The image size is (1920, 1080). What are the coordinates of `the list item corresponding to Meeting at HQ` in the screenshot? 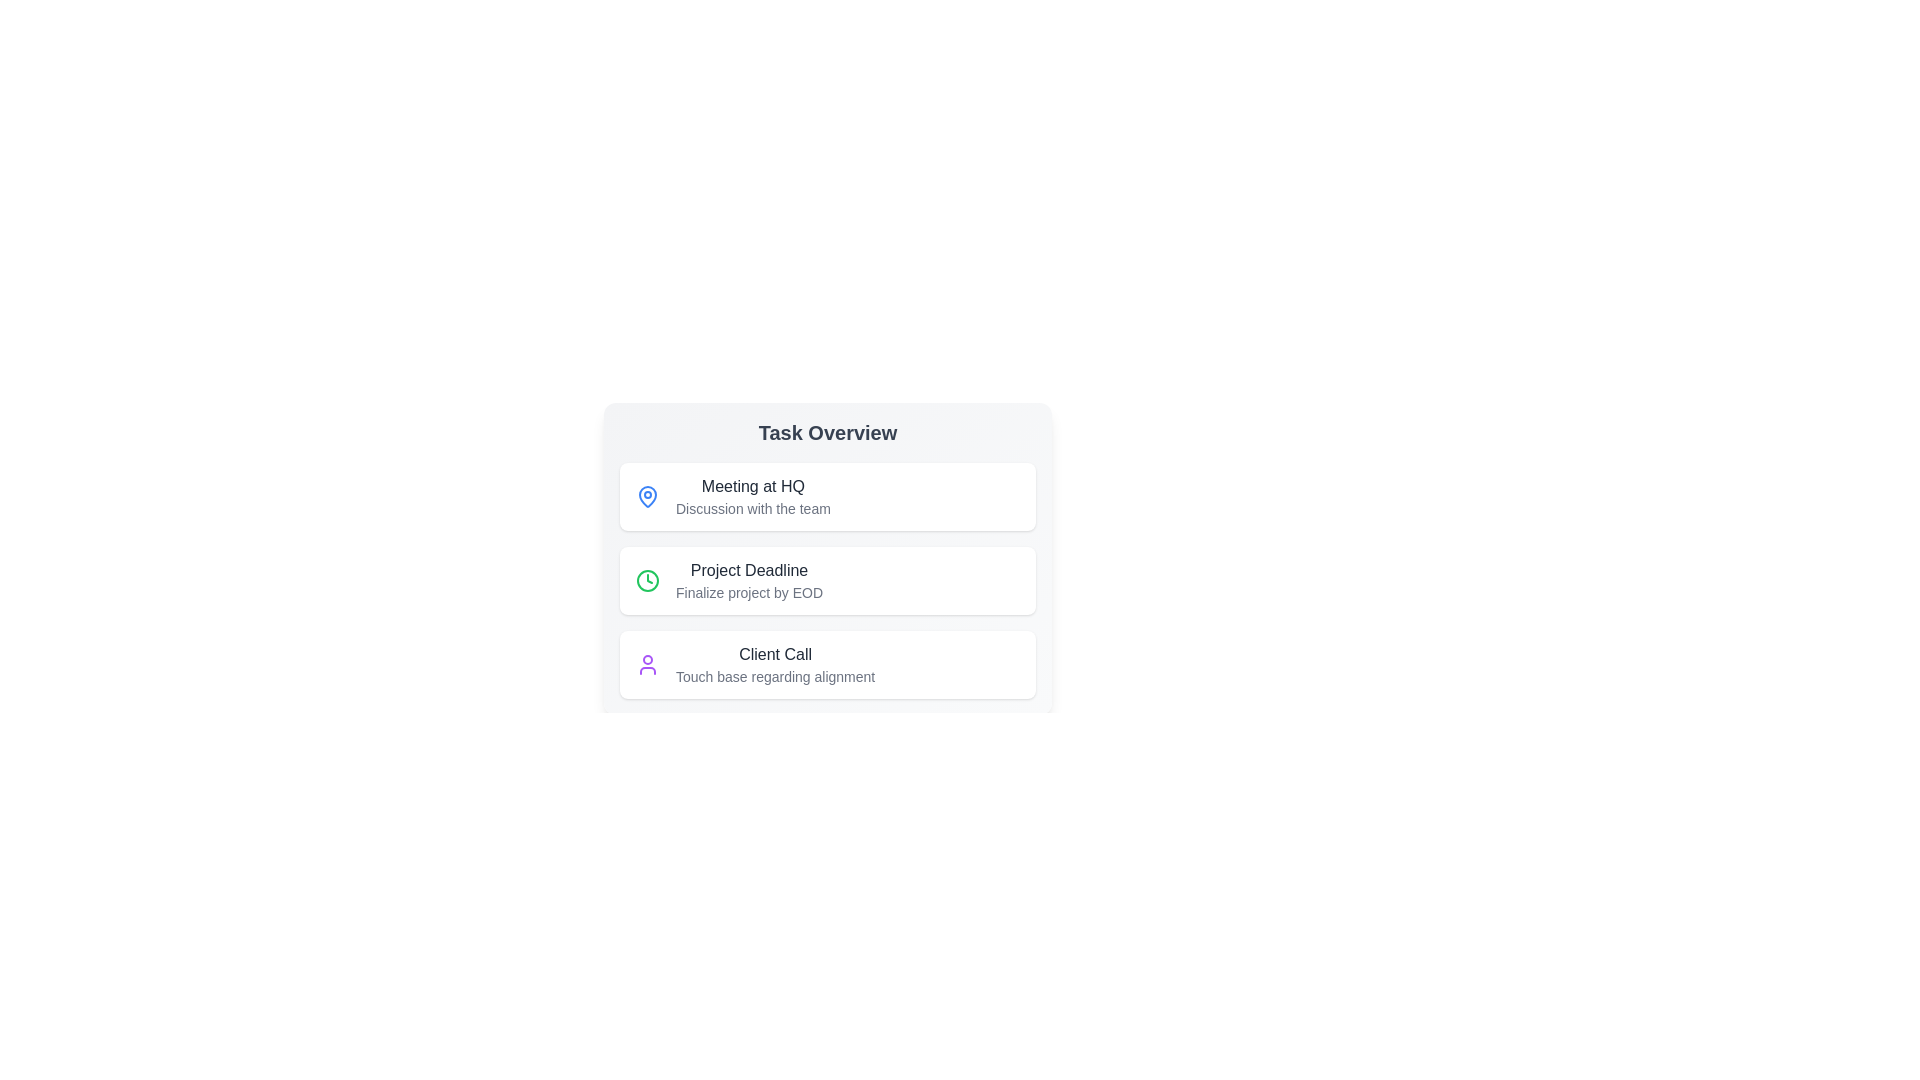 It's located at (828, 496).